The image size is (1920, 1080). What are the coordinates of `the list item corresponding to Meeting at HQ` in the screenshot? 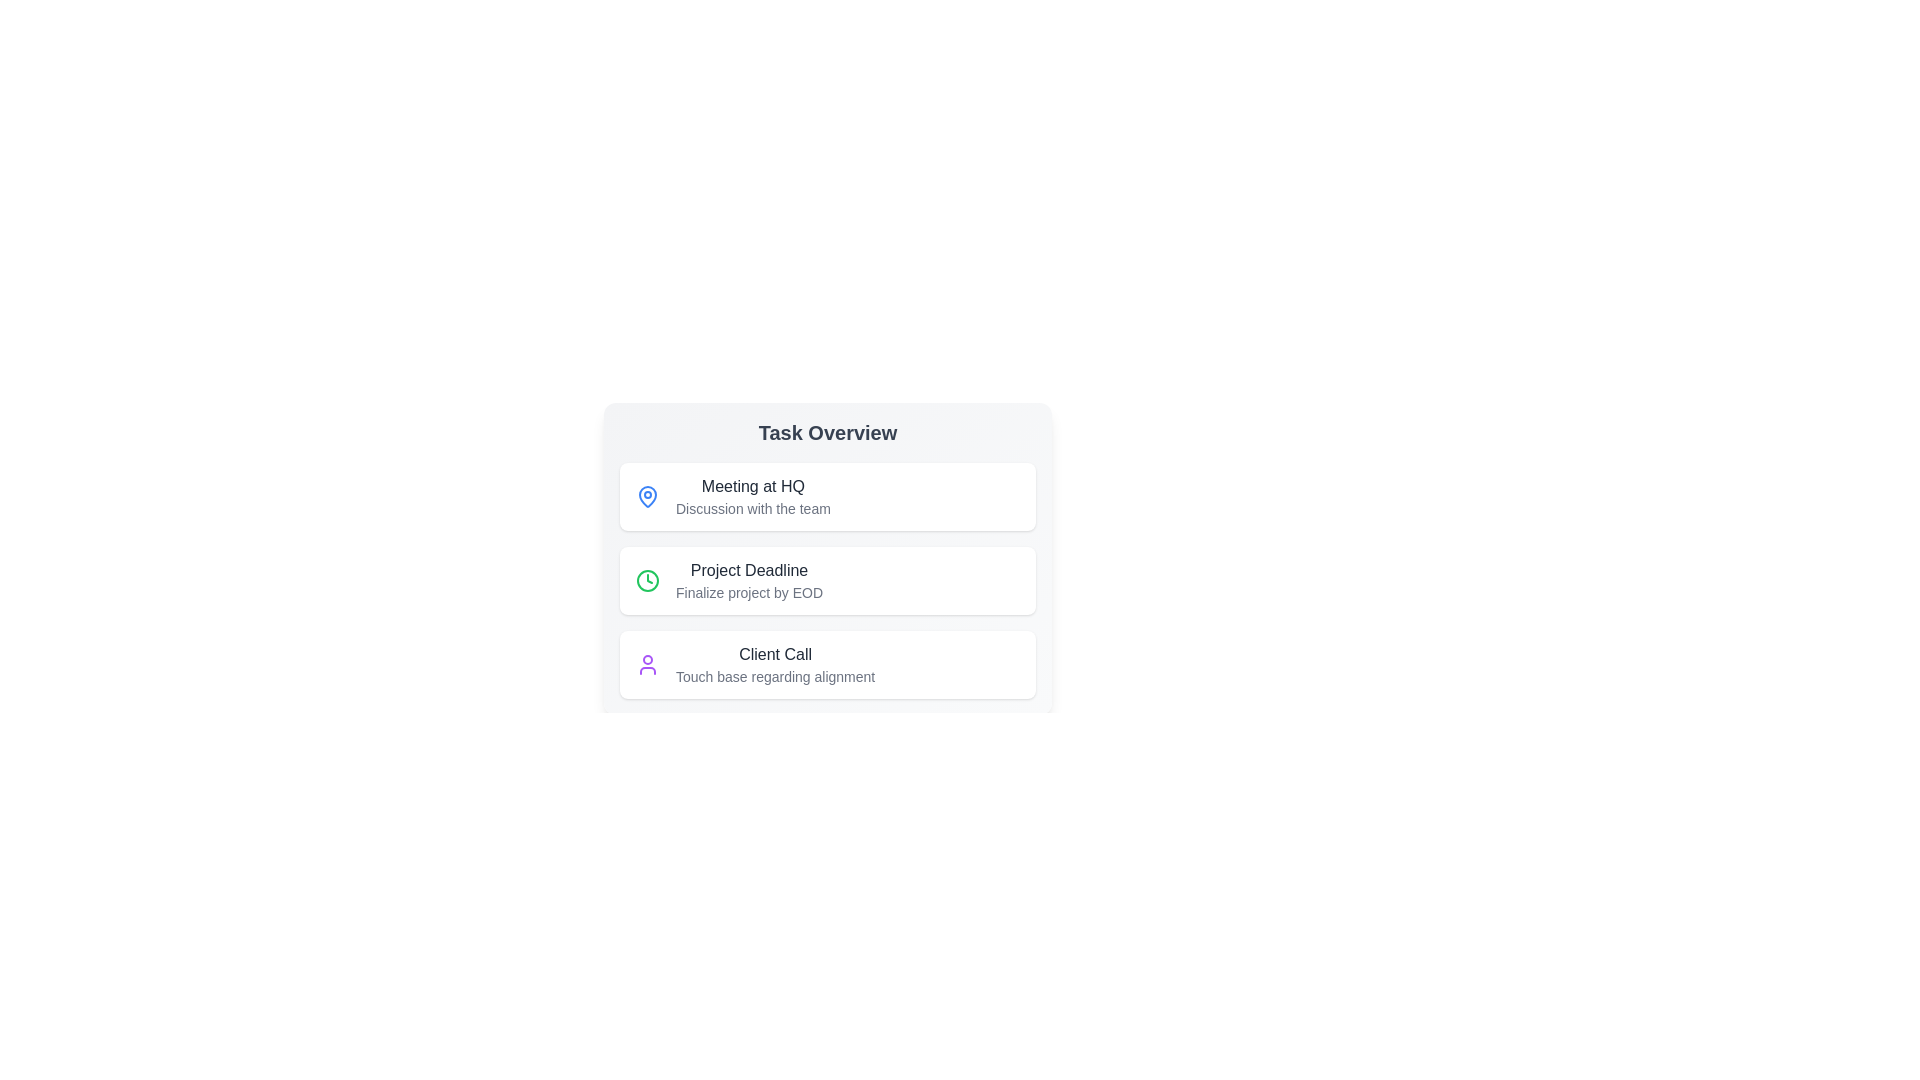 It's located at (828, 496).